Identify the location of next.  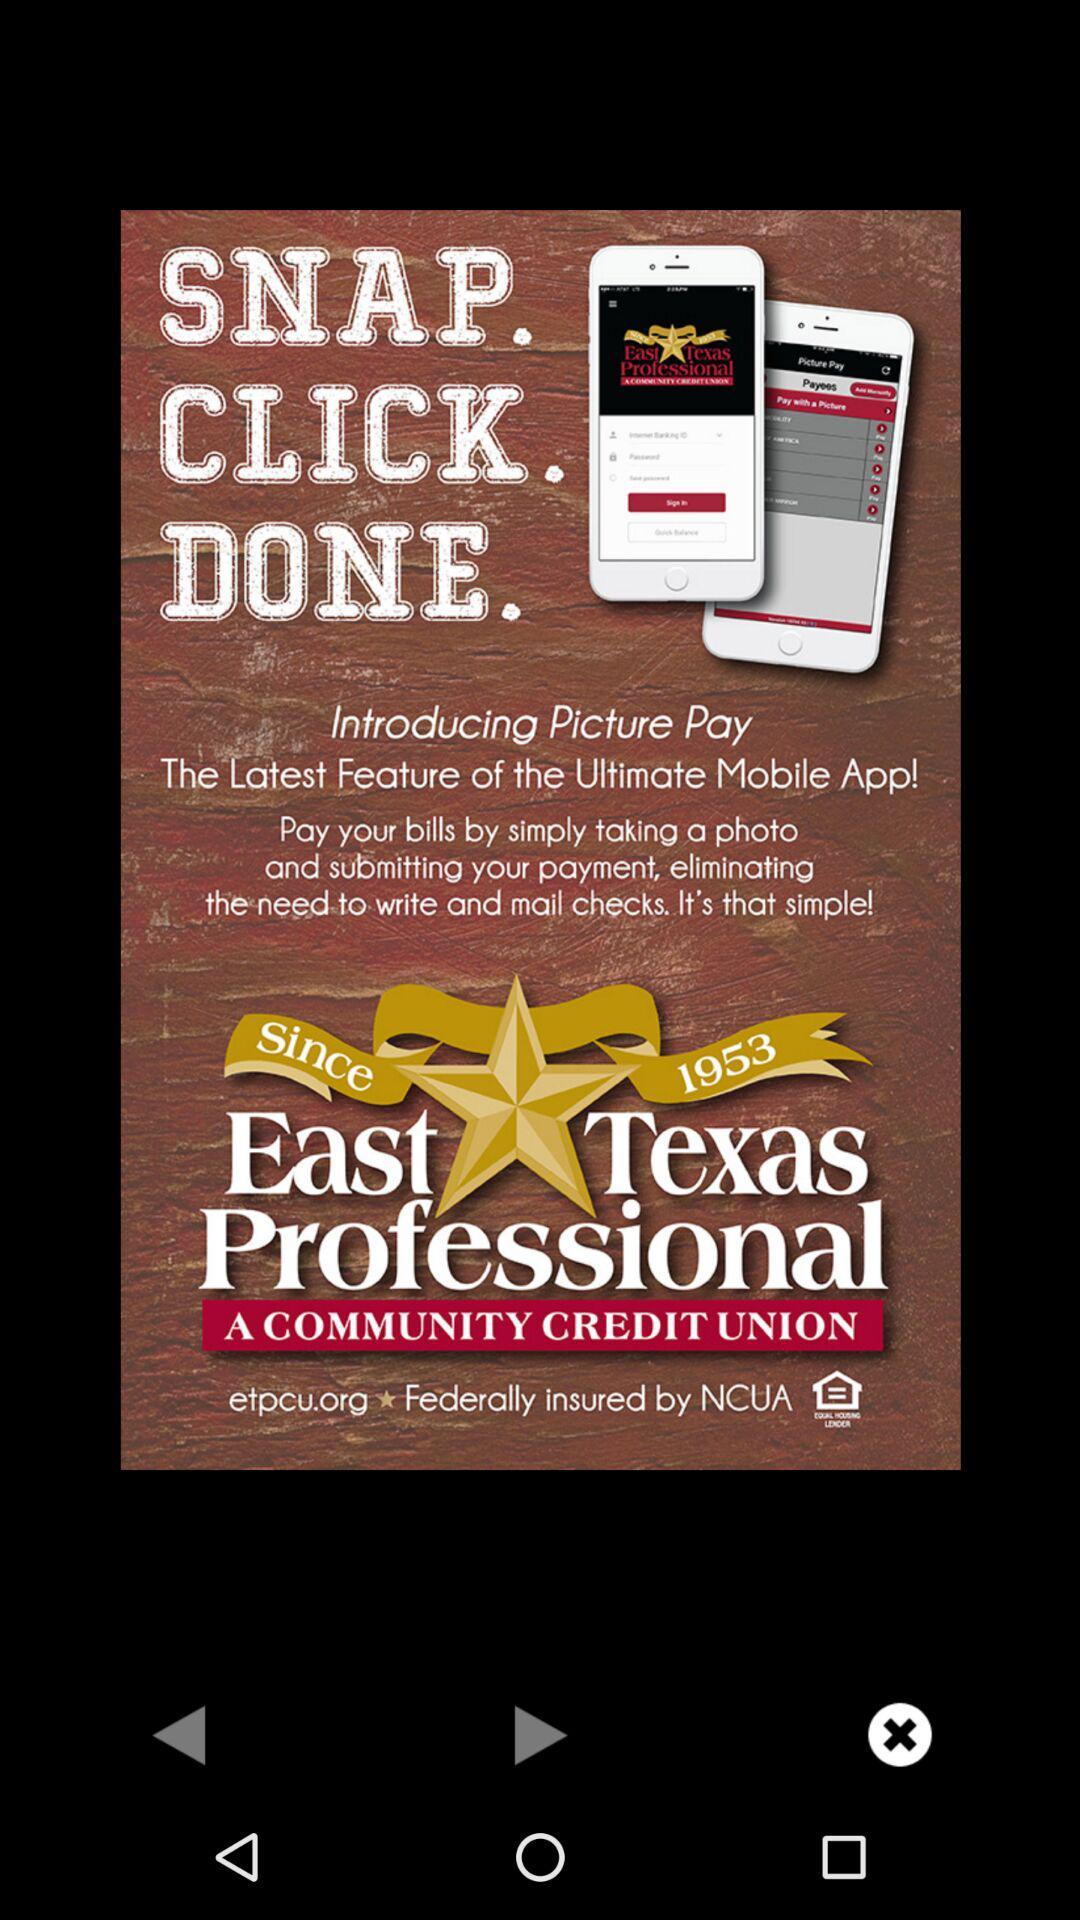
(540, 1733).